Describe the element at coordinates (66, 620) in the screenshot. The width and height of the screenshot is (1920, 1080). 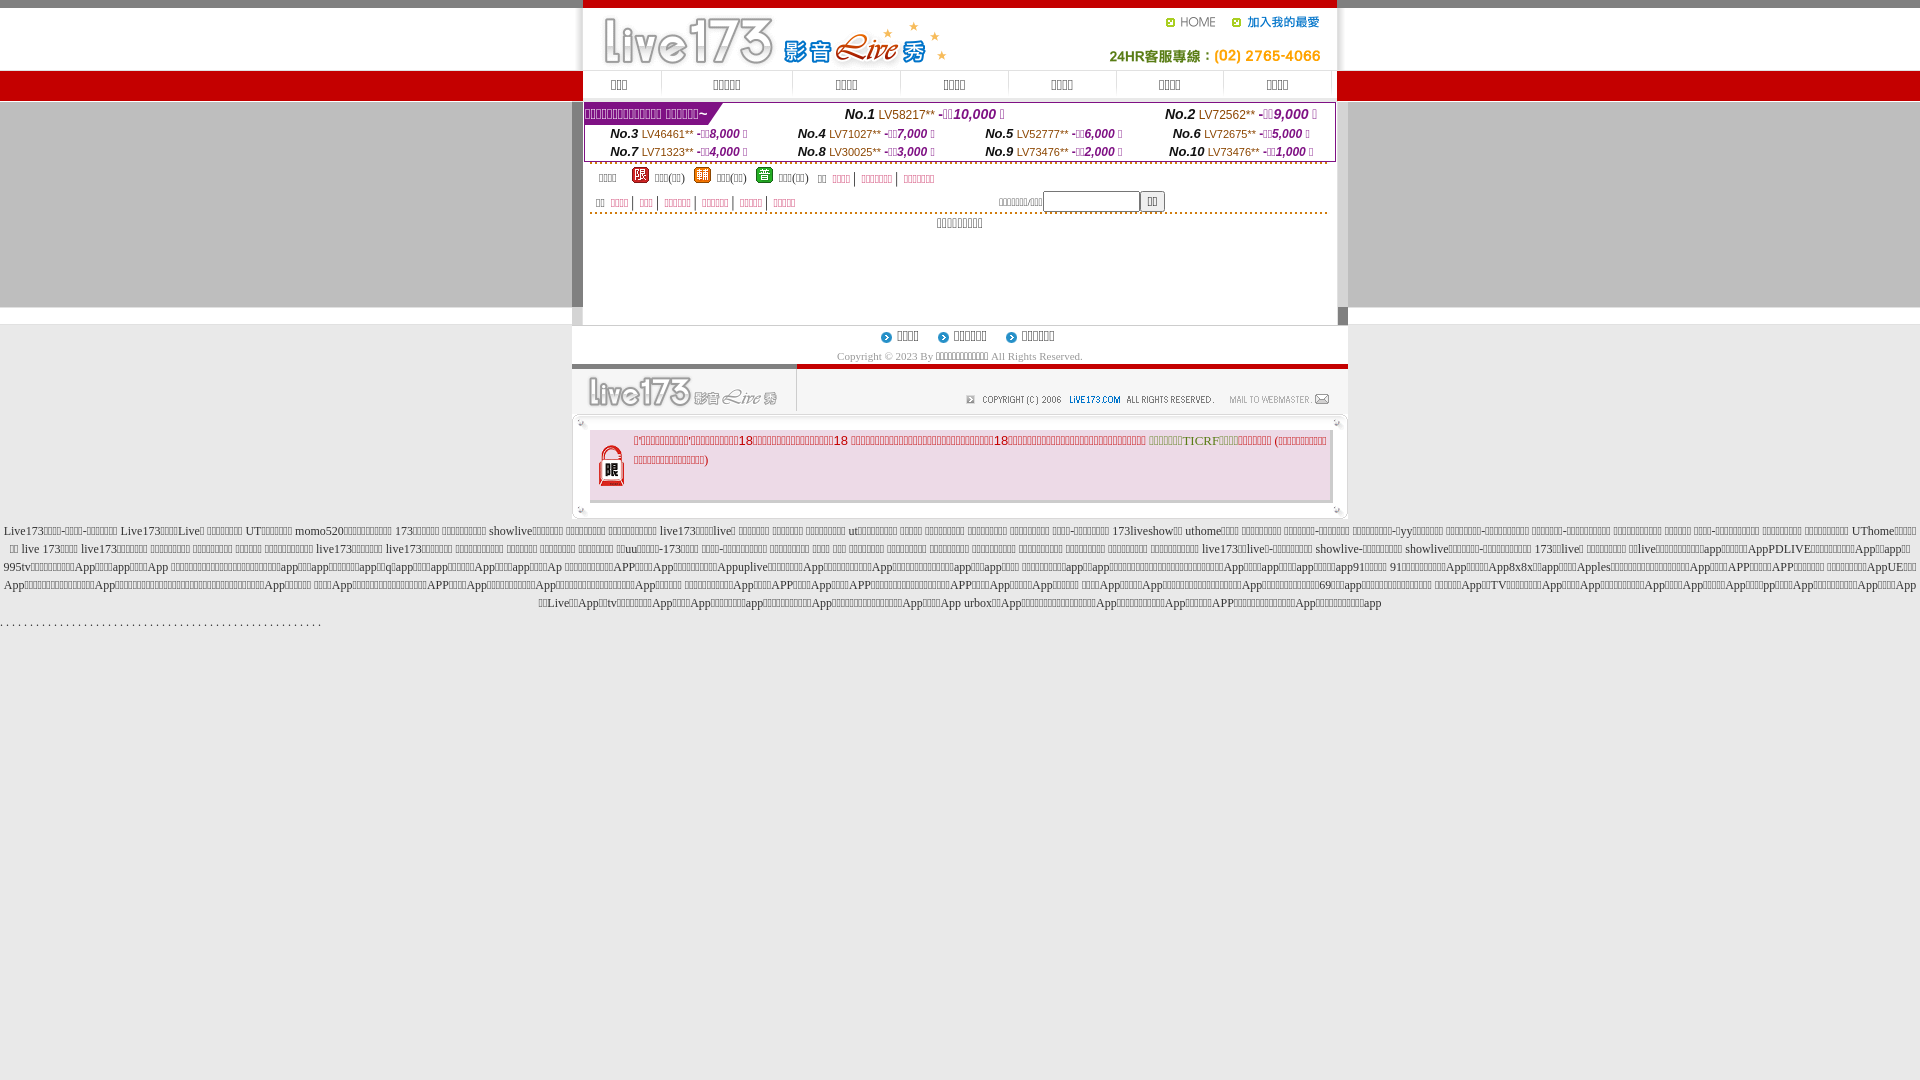
I see `'.'` at that location.